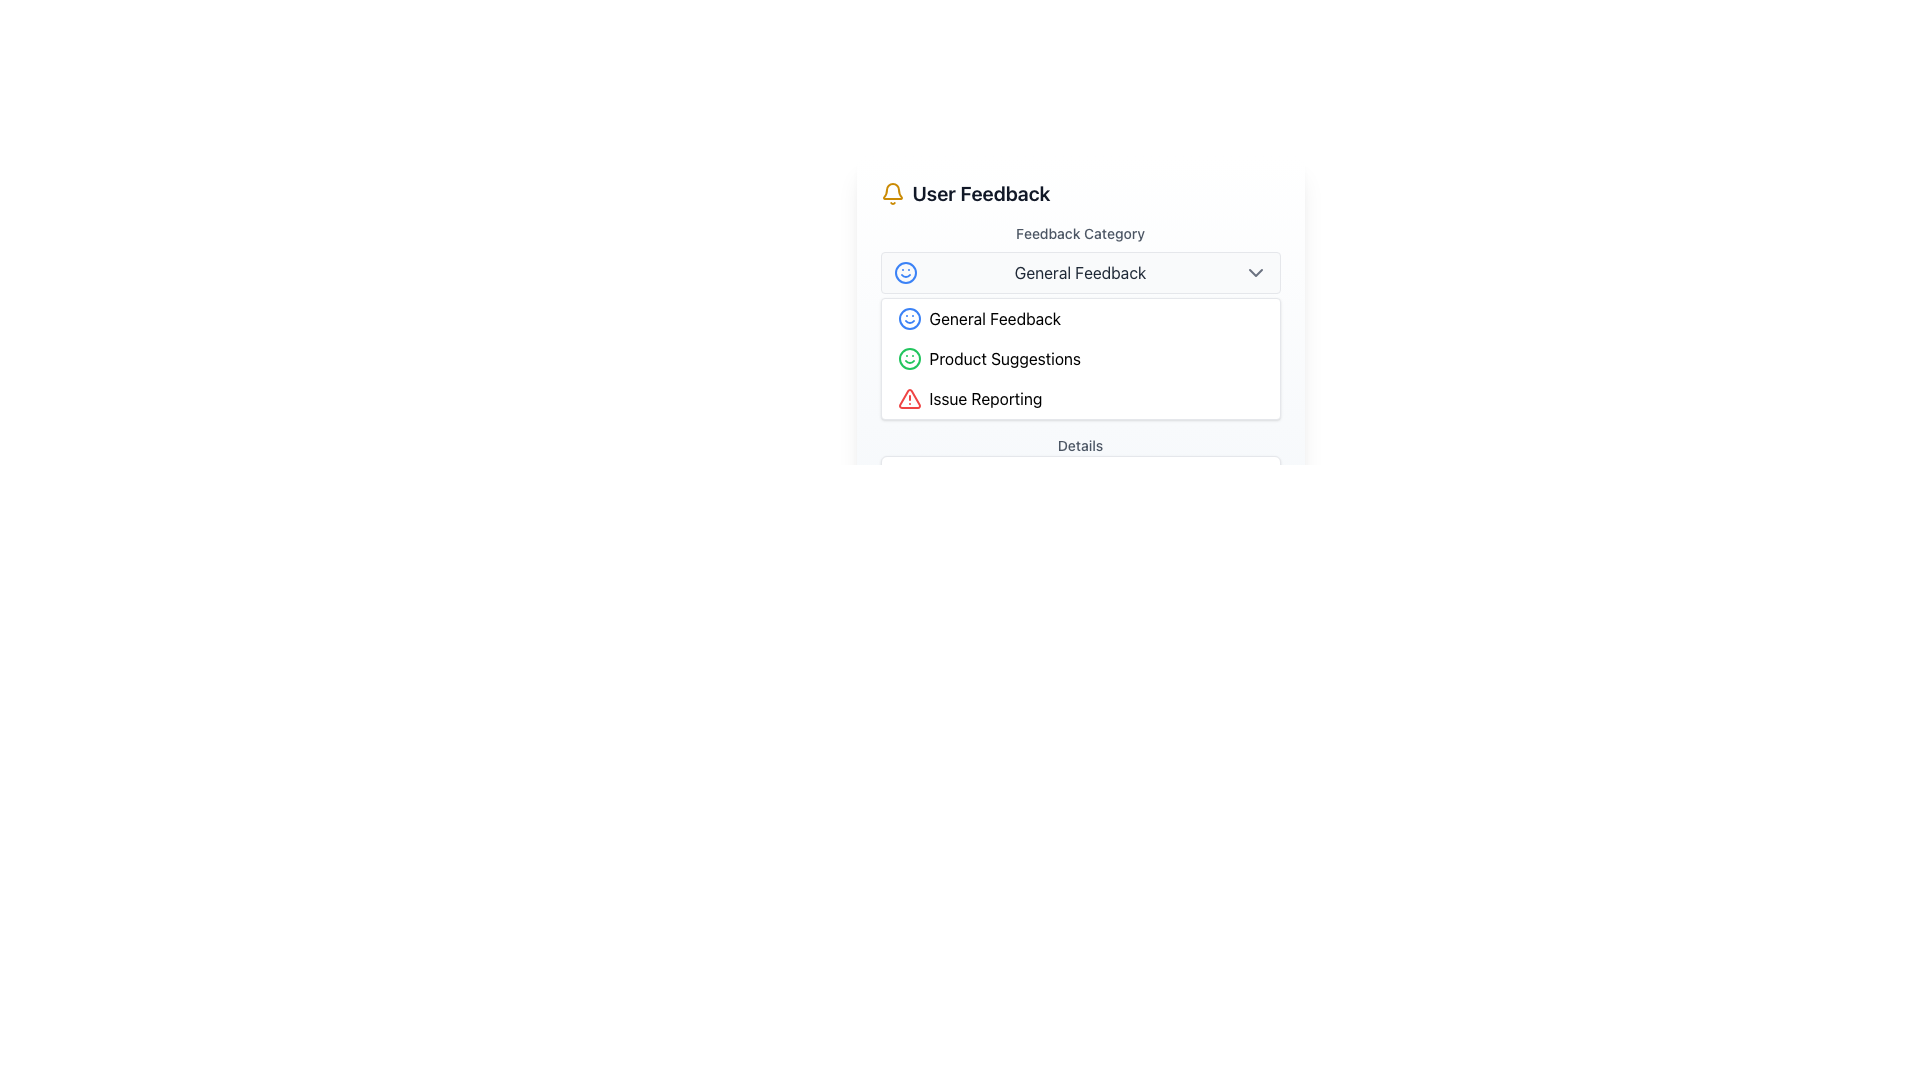  I want to click on the text 'Issue Reporting' option in the selection list, so click(985, 398).